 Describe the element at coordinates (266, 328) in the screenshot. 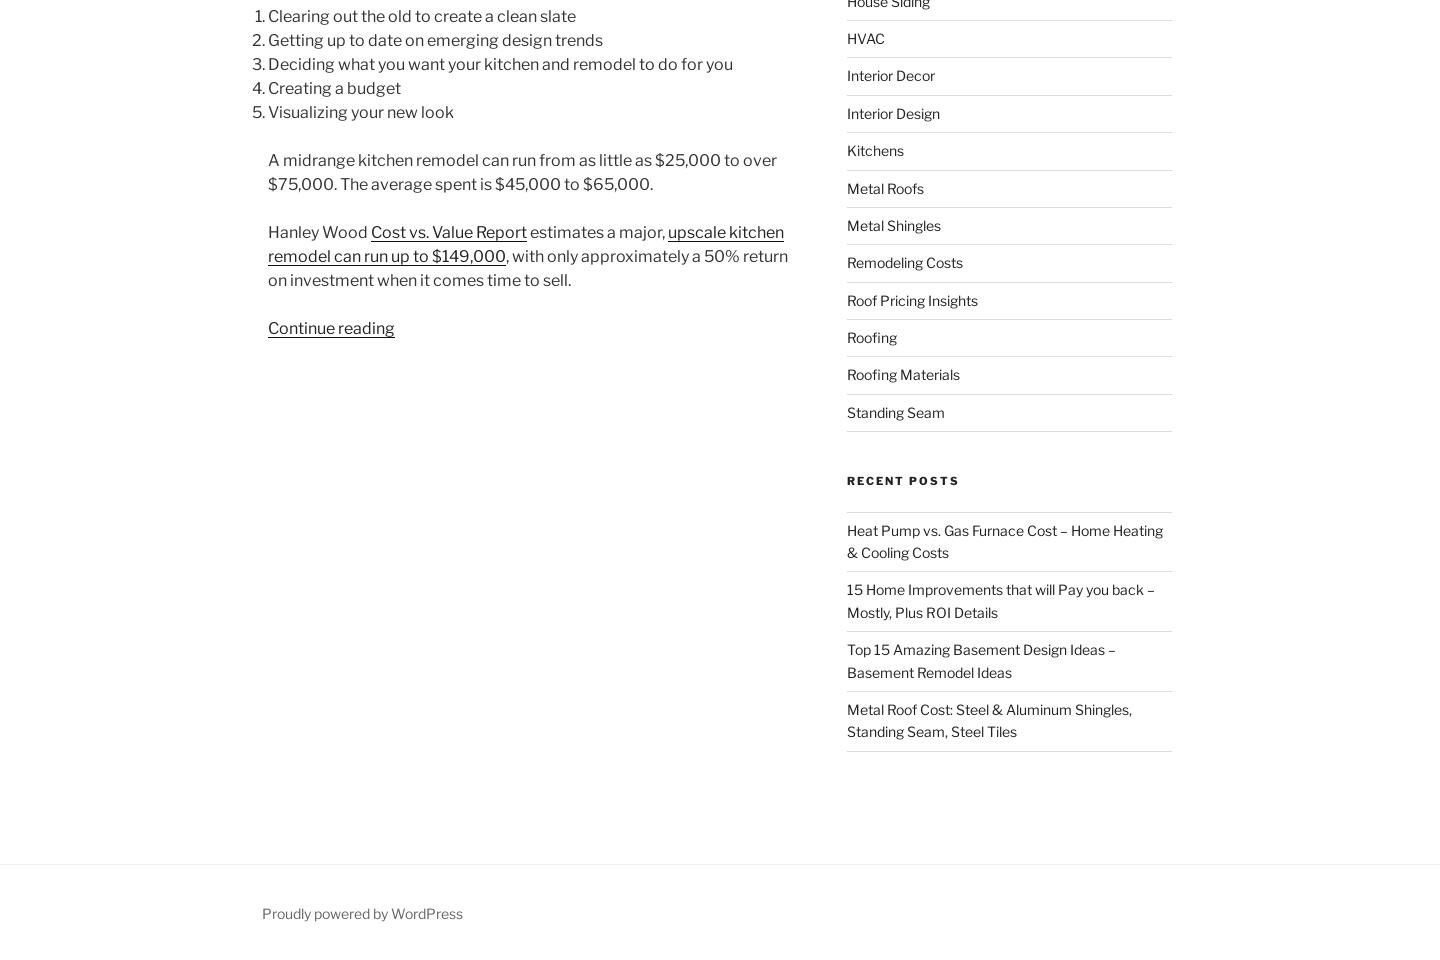

I see `'Continue reading'` at that location.